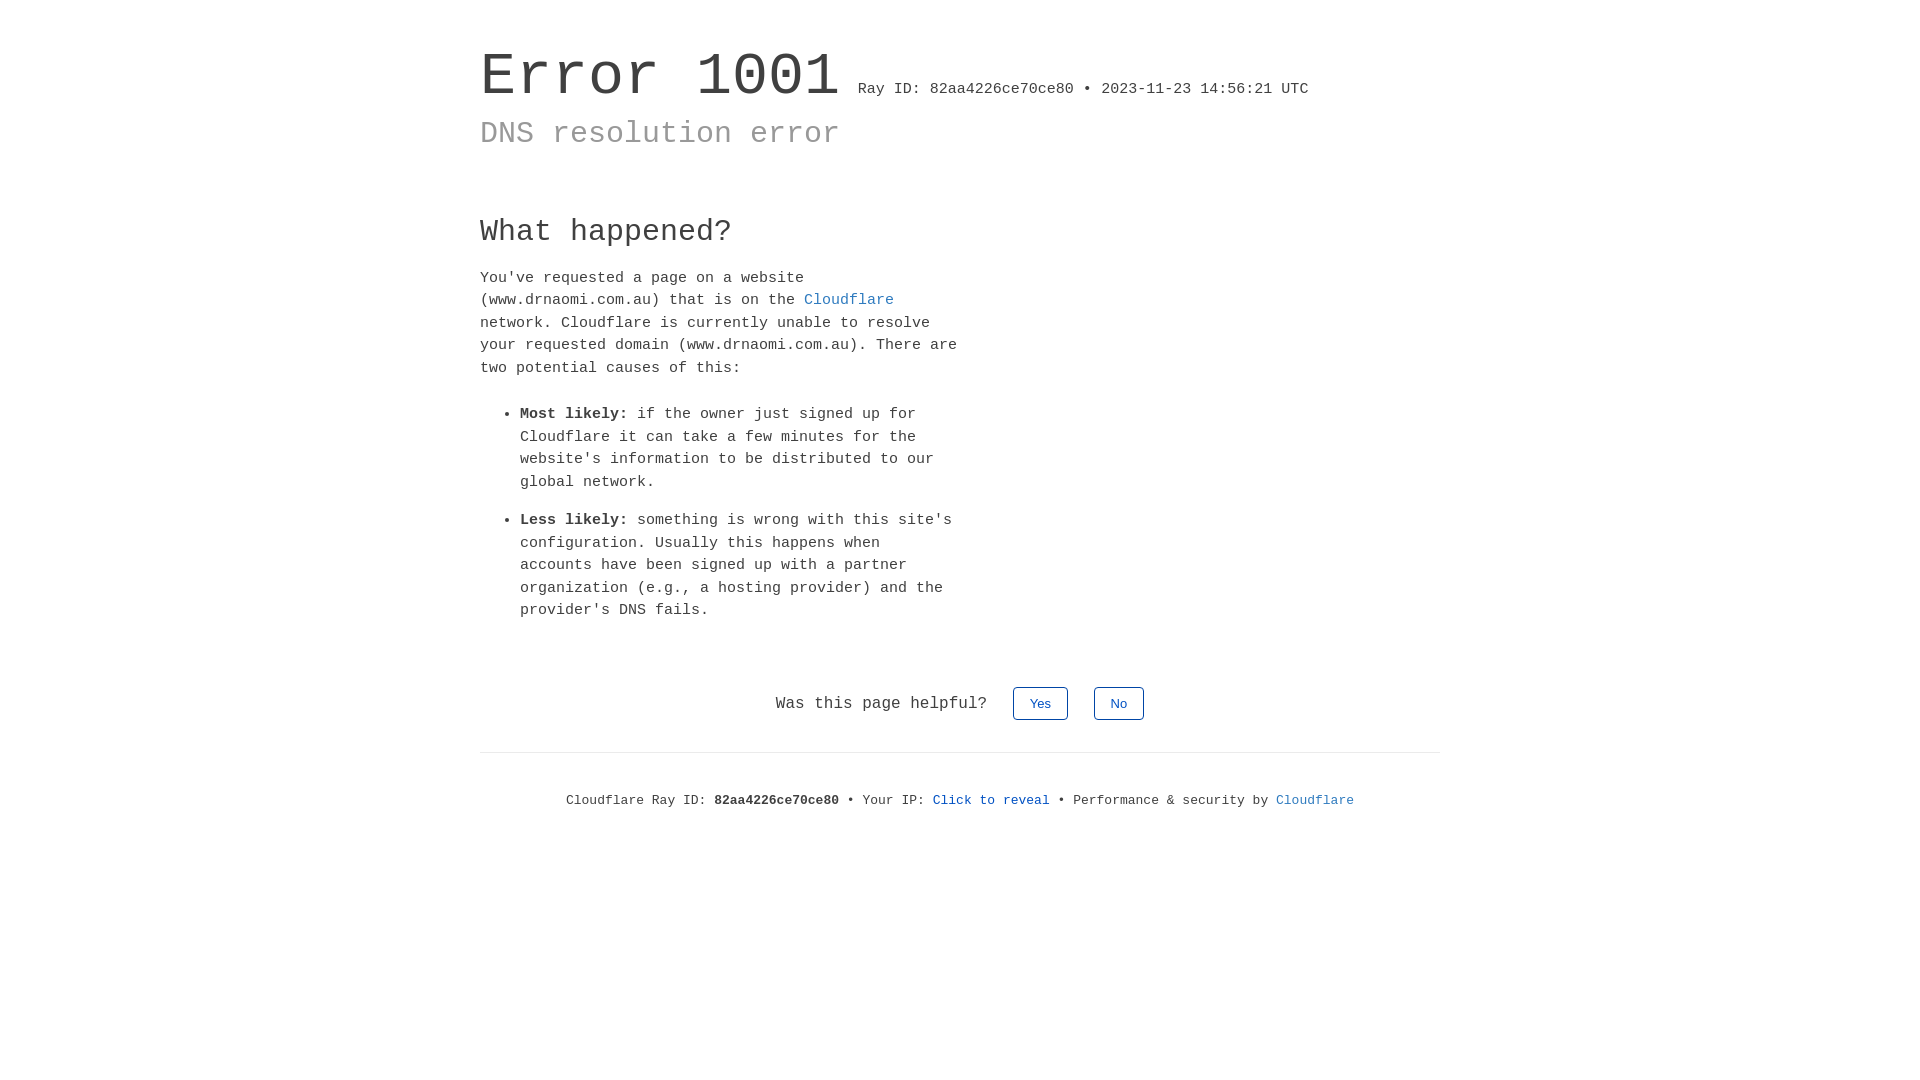 This screenshot has height=1080, width=1920. I want to click on 'Cloudflare', so click(849, 300).